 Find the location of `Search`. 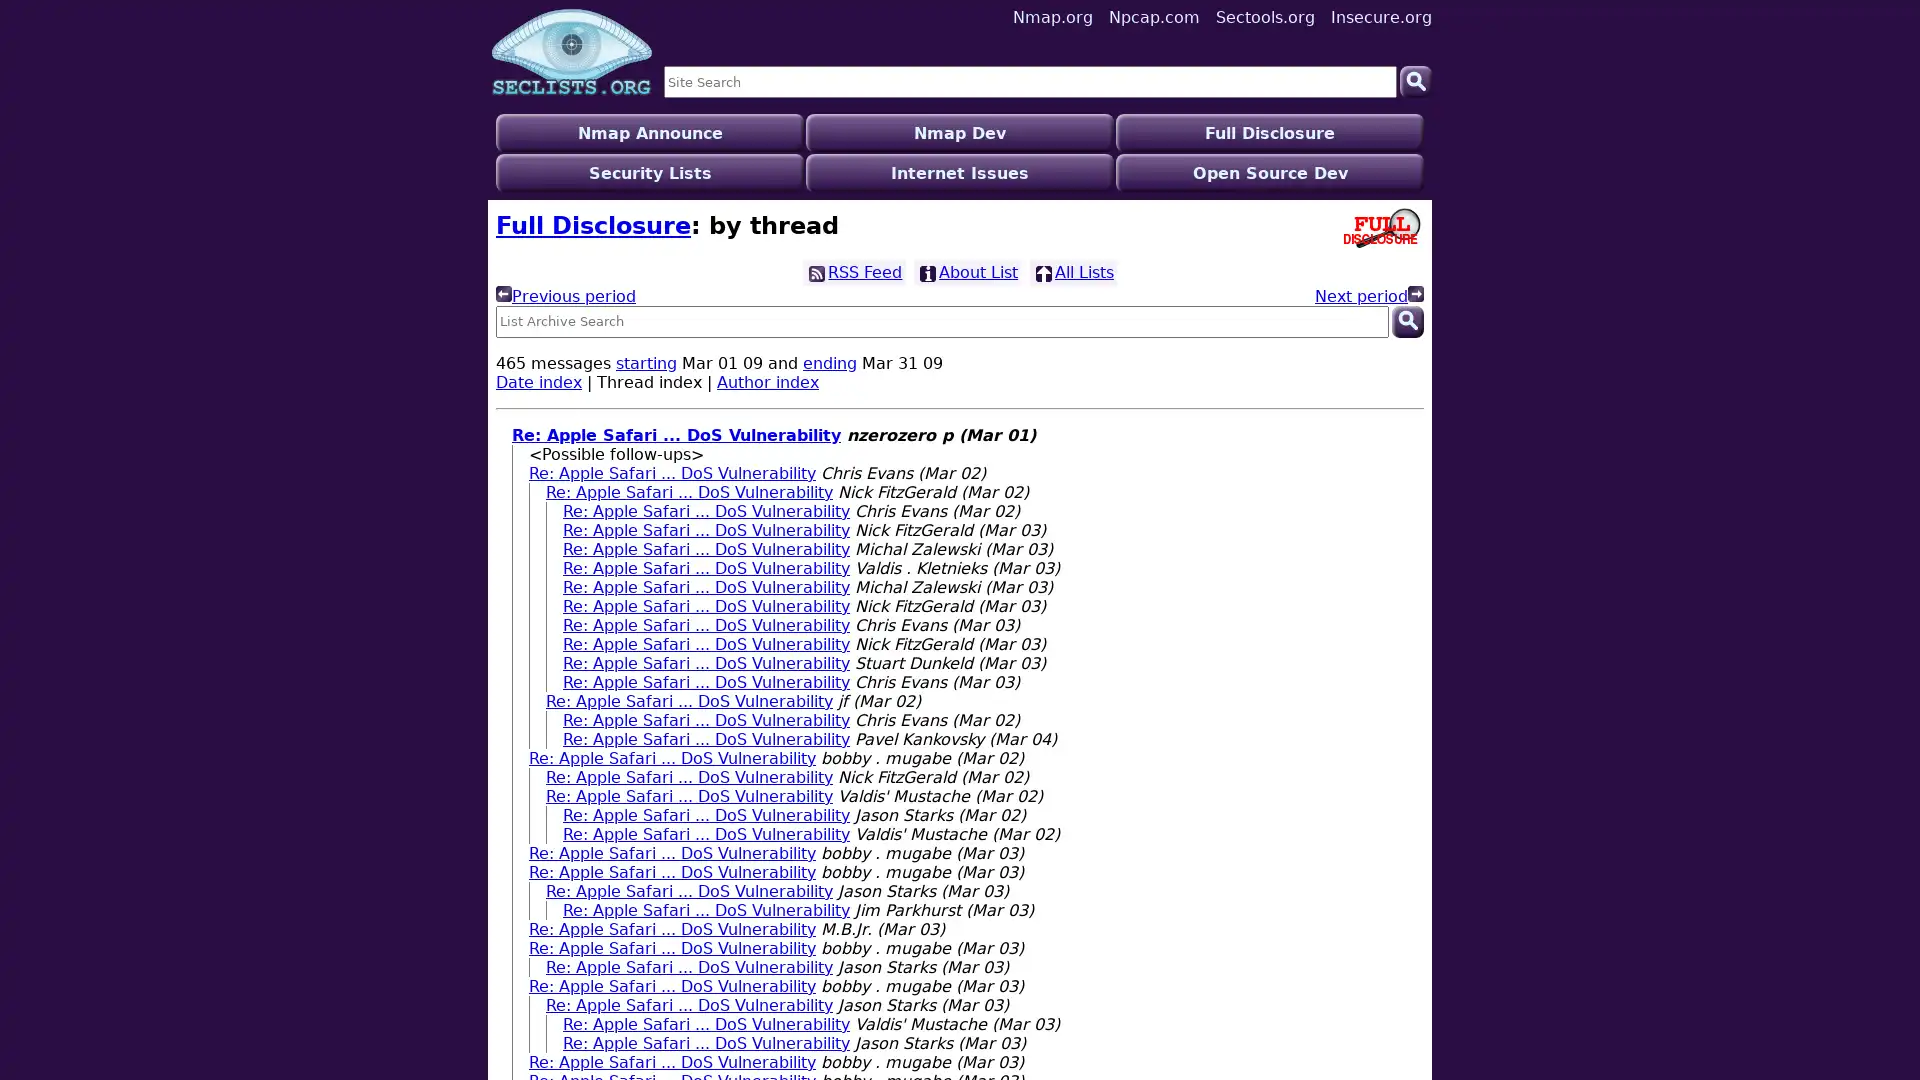

Search is located at coordinates (1415, 80).